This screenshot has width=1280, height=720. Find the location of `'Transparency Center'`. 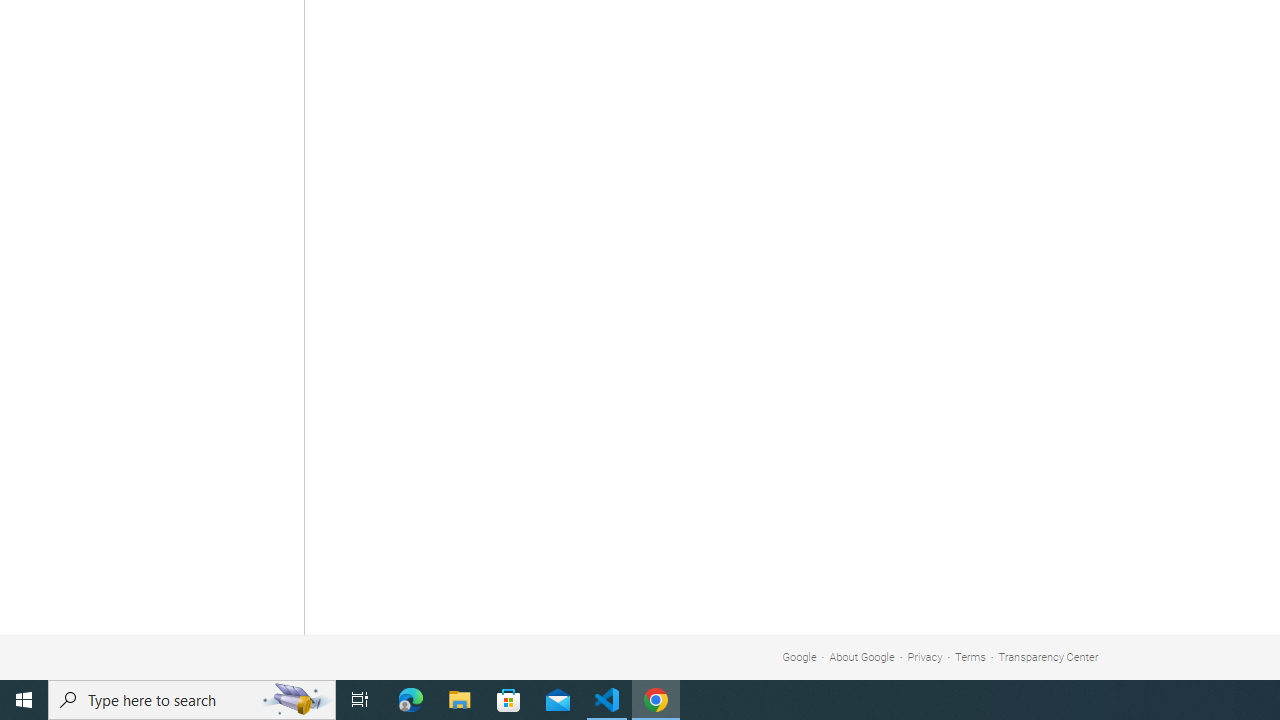

'Transparency Center' is located at coordinates (1047, 657).